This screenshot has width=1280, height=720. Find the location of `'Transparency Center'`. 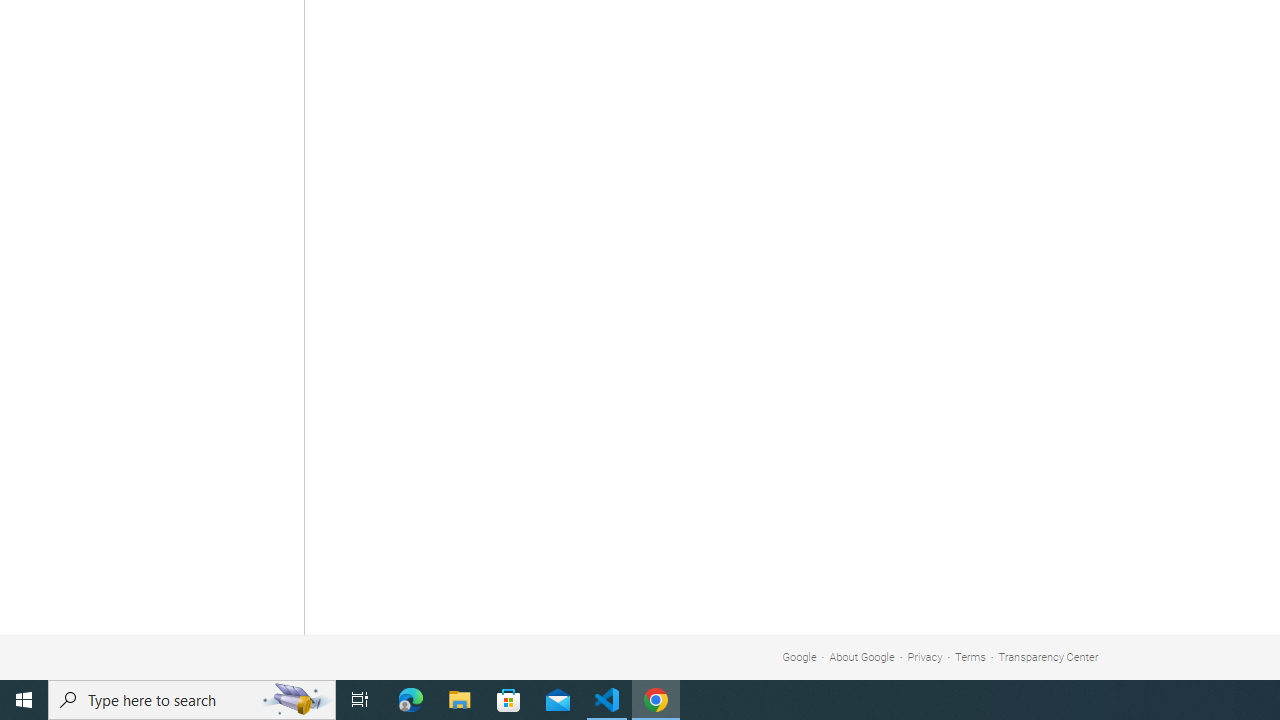

'Transparency Center' is located at coordinates (1047, 657).